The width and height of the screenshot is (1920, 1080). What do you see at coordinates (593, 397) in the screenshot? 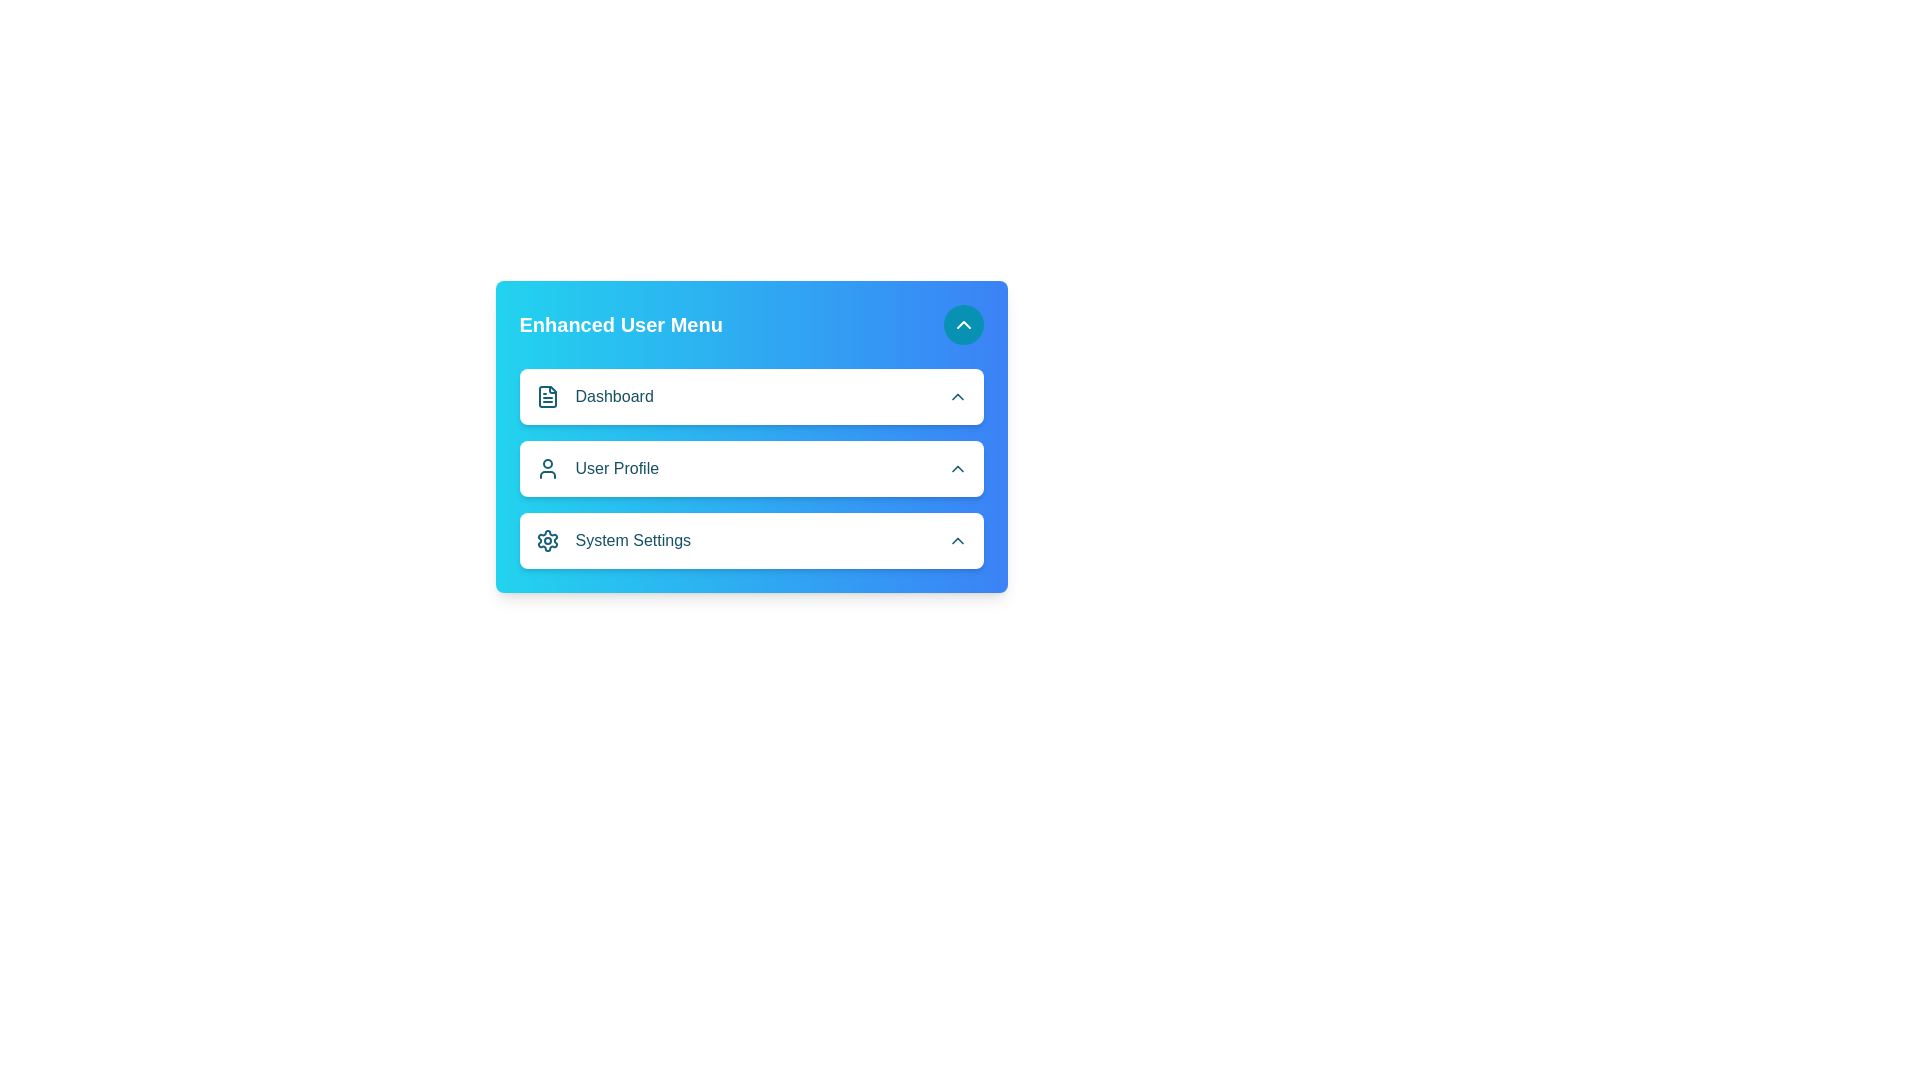
I see `the Navigation Item located in the first row of the vertical menu, just below the title 'Enhanced User Menu'` at bounding box center [593, 397].